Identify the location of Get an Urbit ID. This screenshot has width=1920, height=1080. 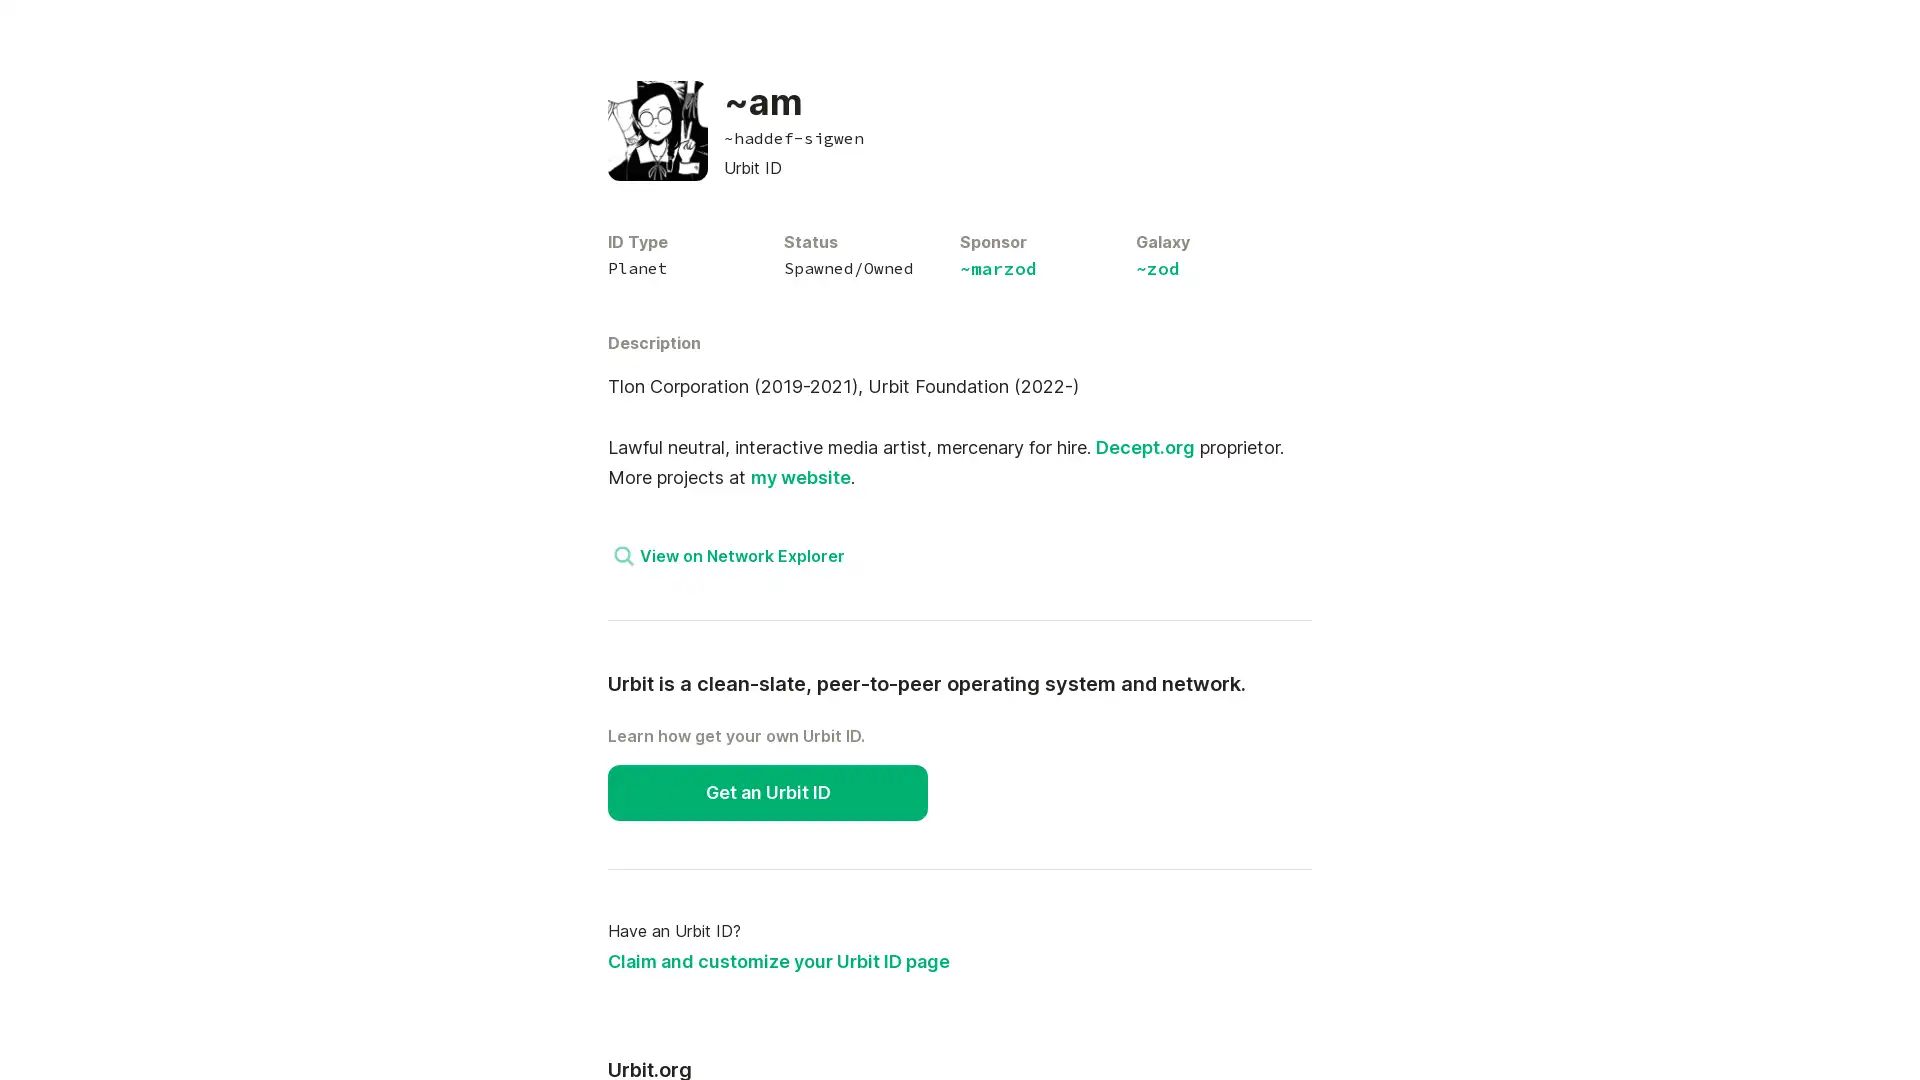
(767, 790).